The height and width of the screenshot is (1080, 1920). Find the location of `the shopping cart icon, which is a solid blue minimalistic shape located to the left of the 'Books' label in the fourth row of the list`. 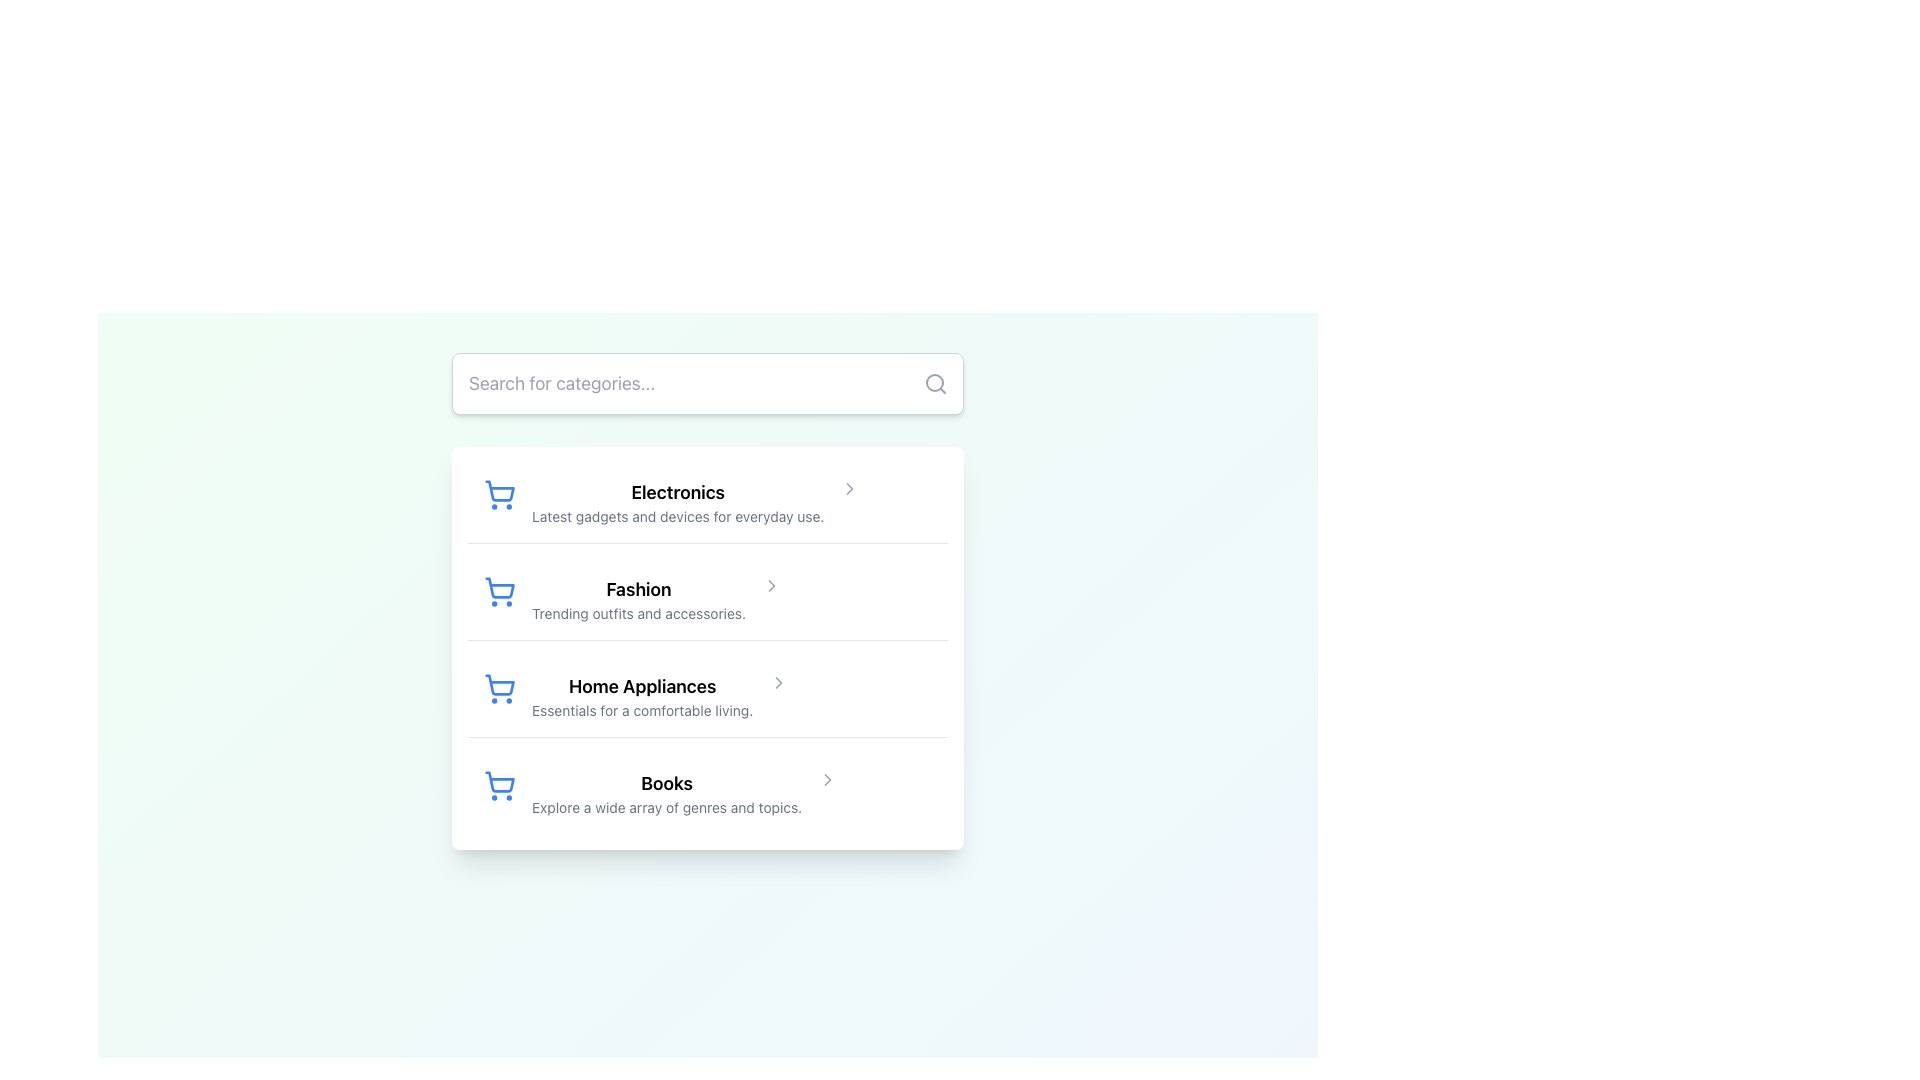

the shopping cart icon, which is a solid blue minimalistic shape located to the left of the 'Books' label in the fourth row of the list is located at coordinates (500, 781).